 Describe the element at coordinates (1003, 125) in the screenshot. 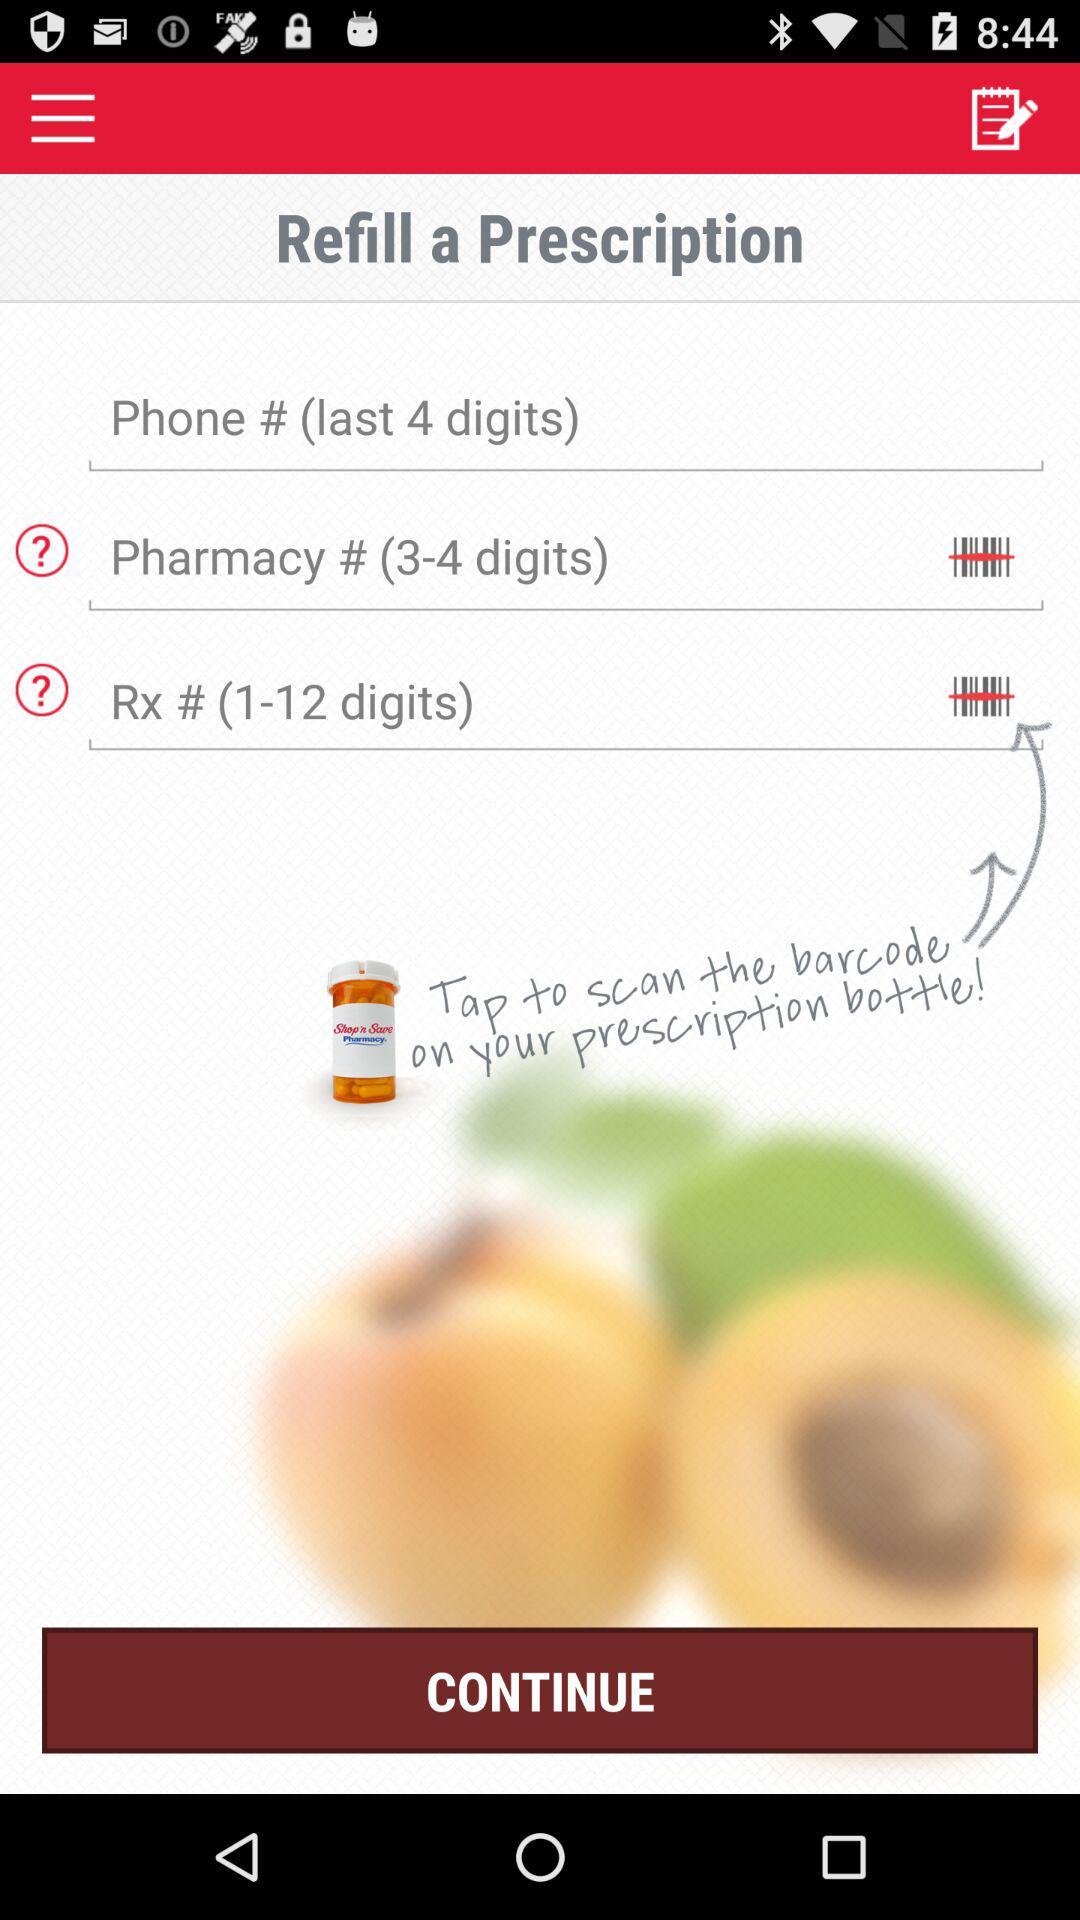

I see `the edit icon` at that location.